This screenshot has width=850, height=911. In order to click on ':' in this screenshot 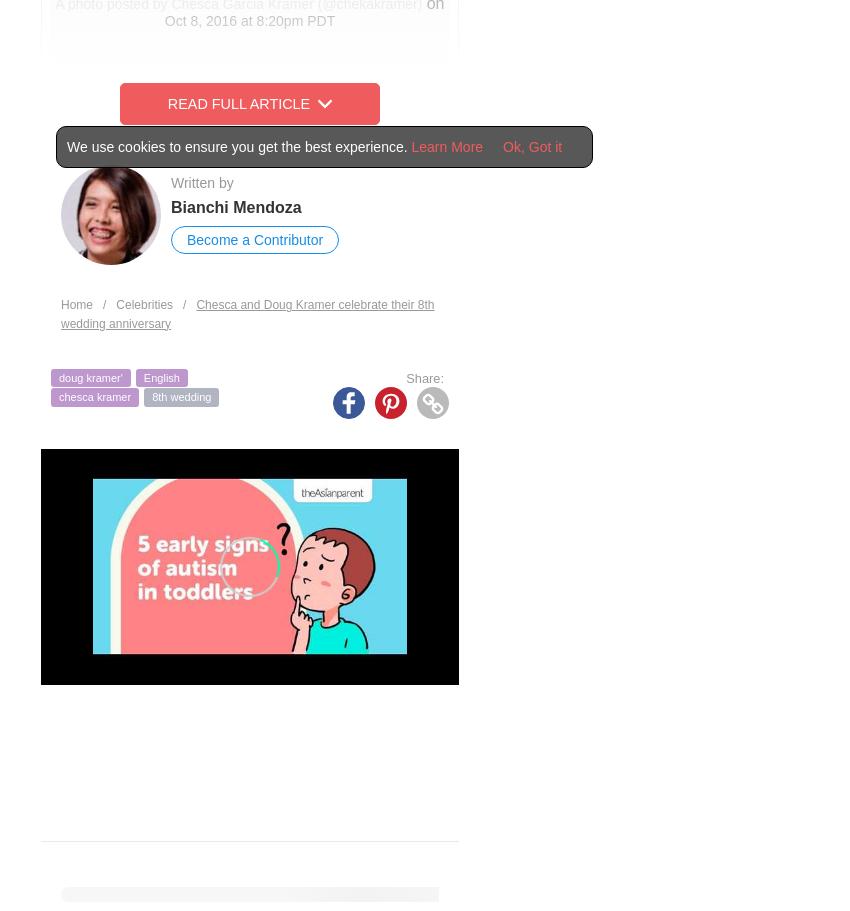, I will do `click(440, 377)`.